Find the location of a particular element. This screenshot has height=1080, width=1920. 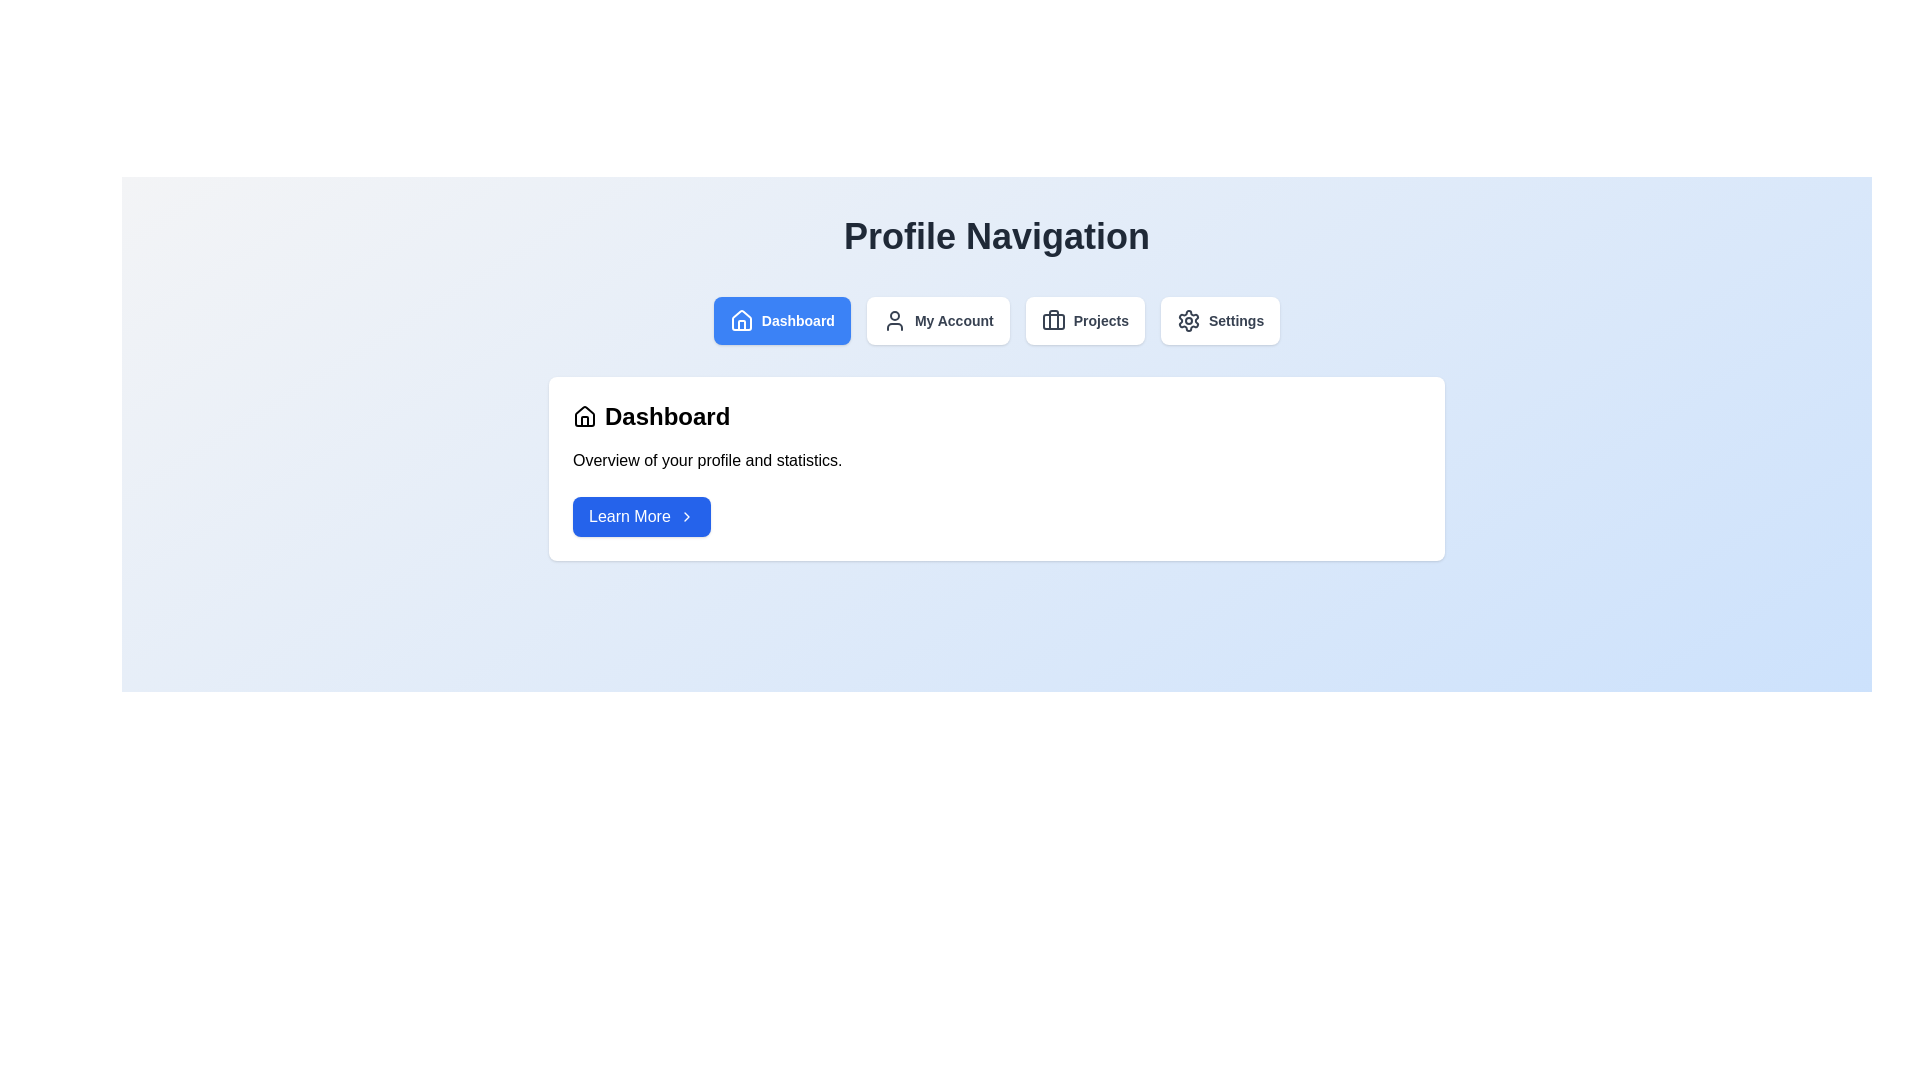

the 'Projects' icon within the navigation button located in the top center of the interface under 'Profile Navigation'. This icon visually represents the 'Projects' section and is positioned to the left of the text 'Projects' is located at coordinates (1052, 319).